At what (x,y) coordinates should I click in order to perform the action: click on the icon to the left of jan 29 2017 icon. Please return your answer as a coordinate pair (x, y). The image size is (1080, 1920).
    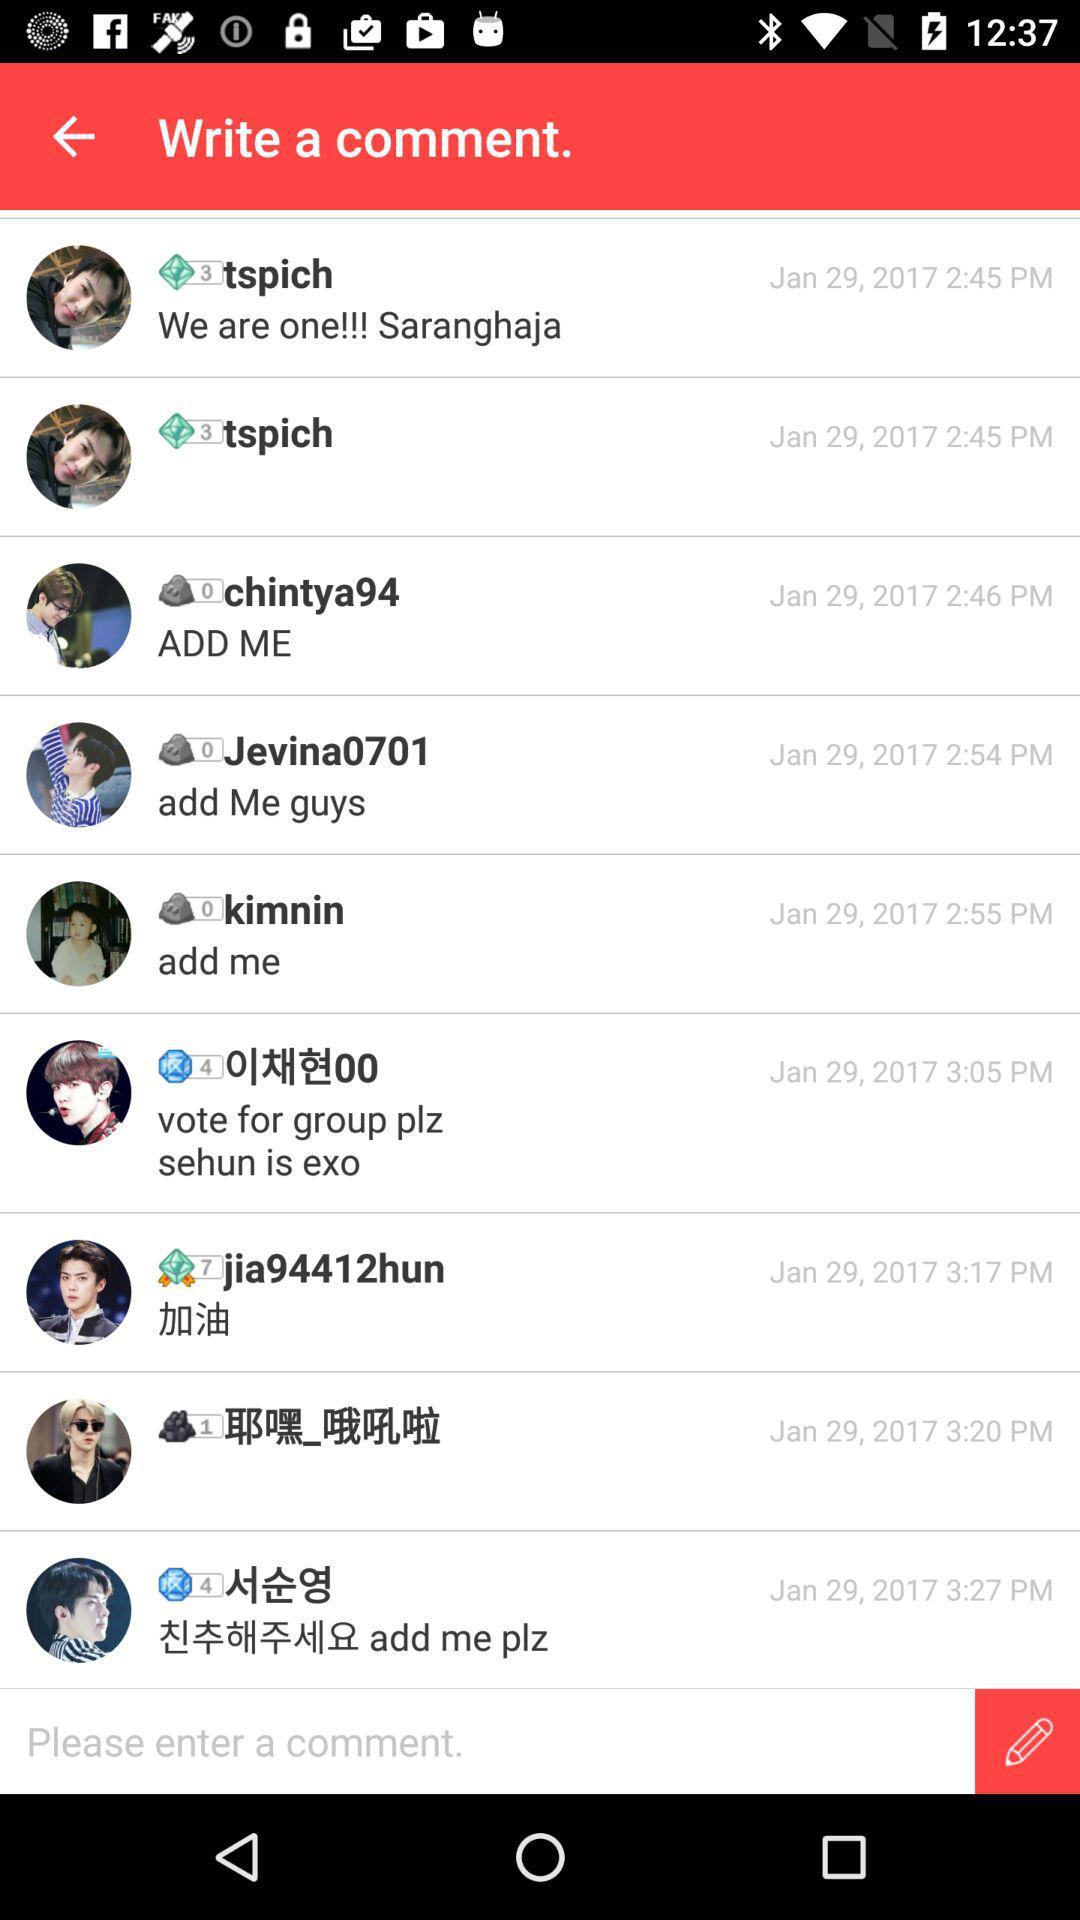
    Looking at the image, I should click on (489, 907).